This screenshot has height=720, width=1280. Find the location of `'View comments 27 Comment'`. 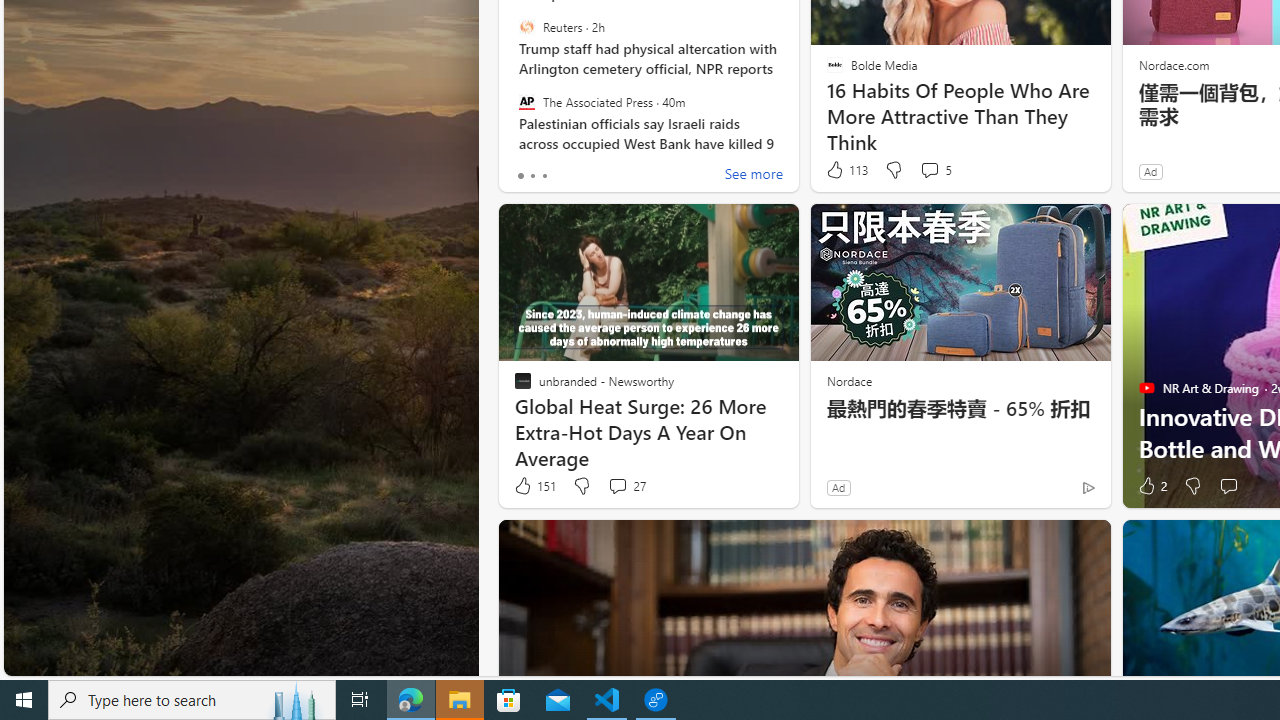

'View comments 27 Comment' is located at coordinates (616, 486).